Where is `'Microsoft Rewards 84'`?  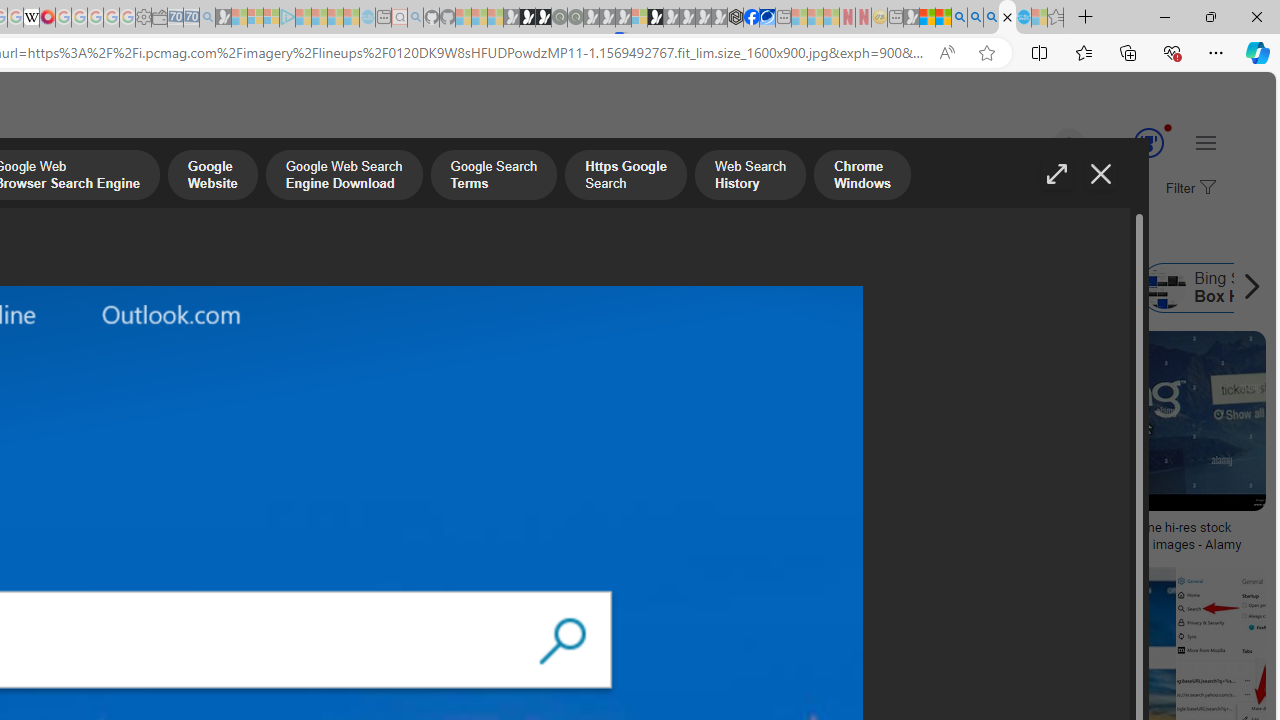
'Microsoft Rewards 84' is located at coordinates (1130, 143).